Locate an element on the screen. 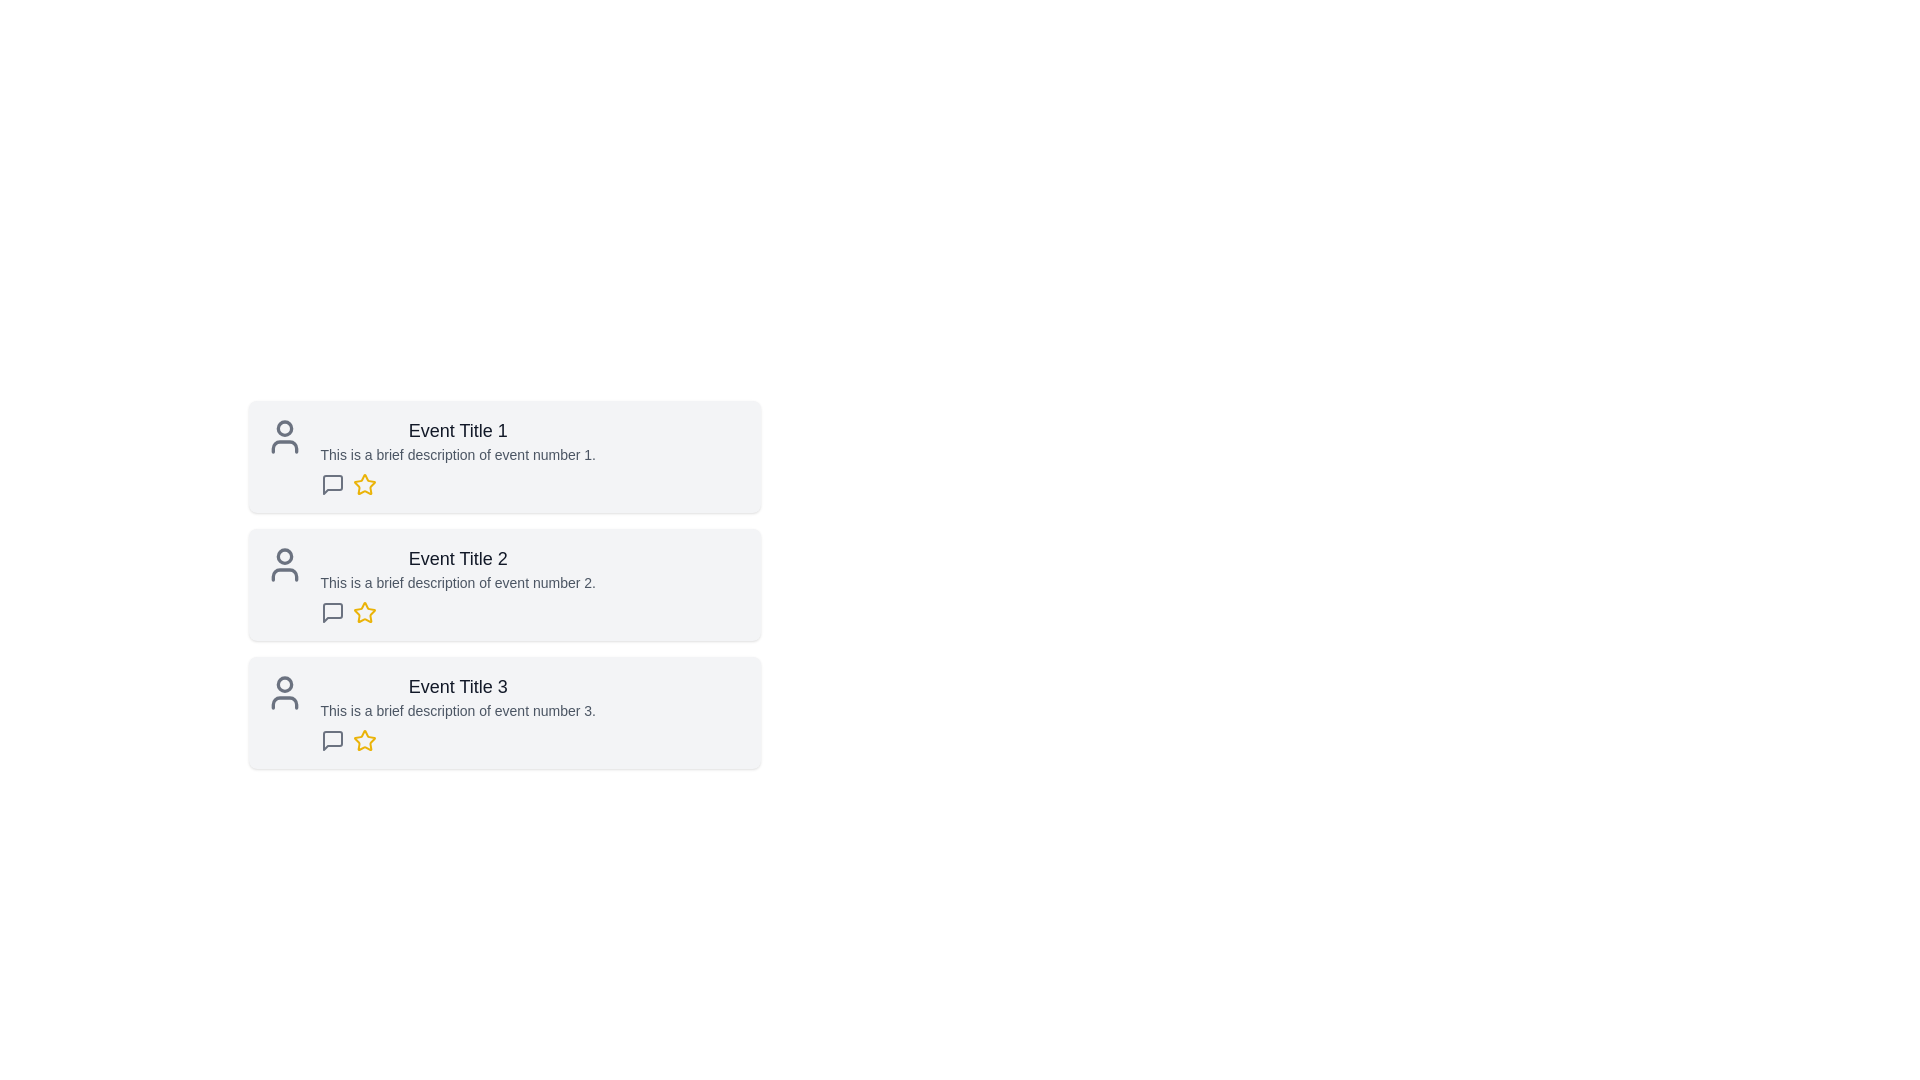 This screenshot has height=1080, width=1920. the Avatar icon located at the top left corner of the 'Event Title 2' card, which provides contextual information about the event is located at coordinates (283, 564).